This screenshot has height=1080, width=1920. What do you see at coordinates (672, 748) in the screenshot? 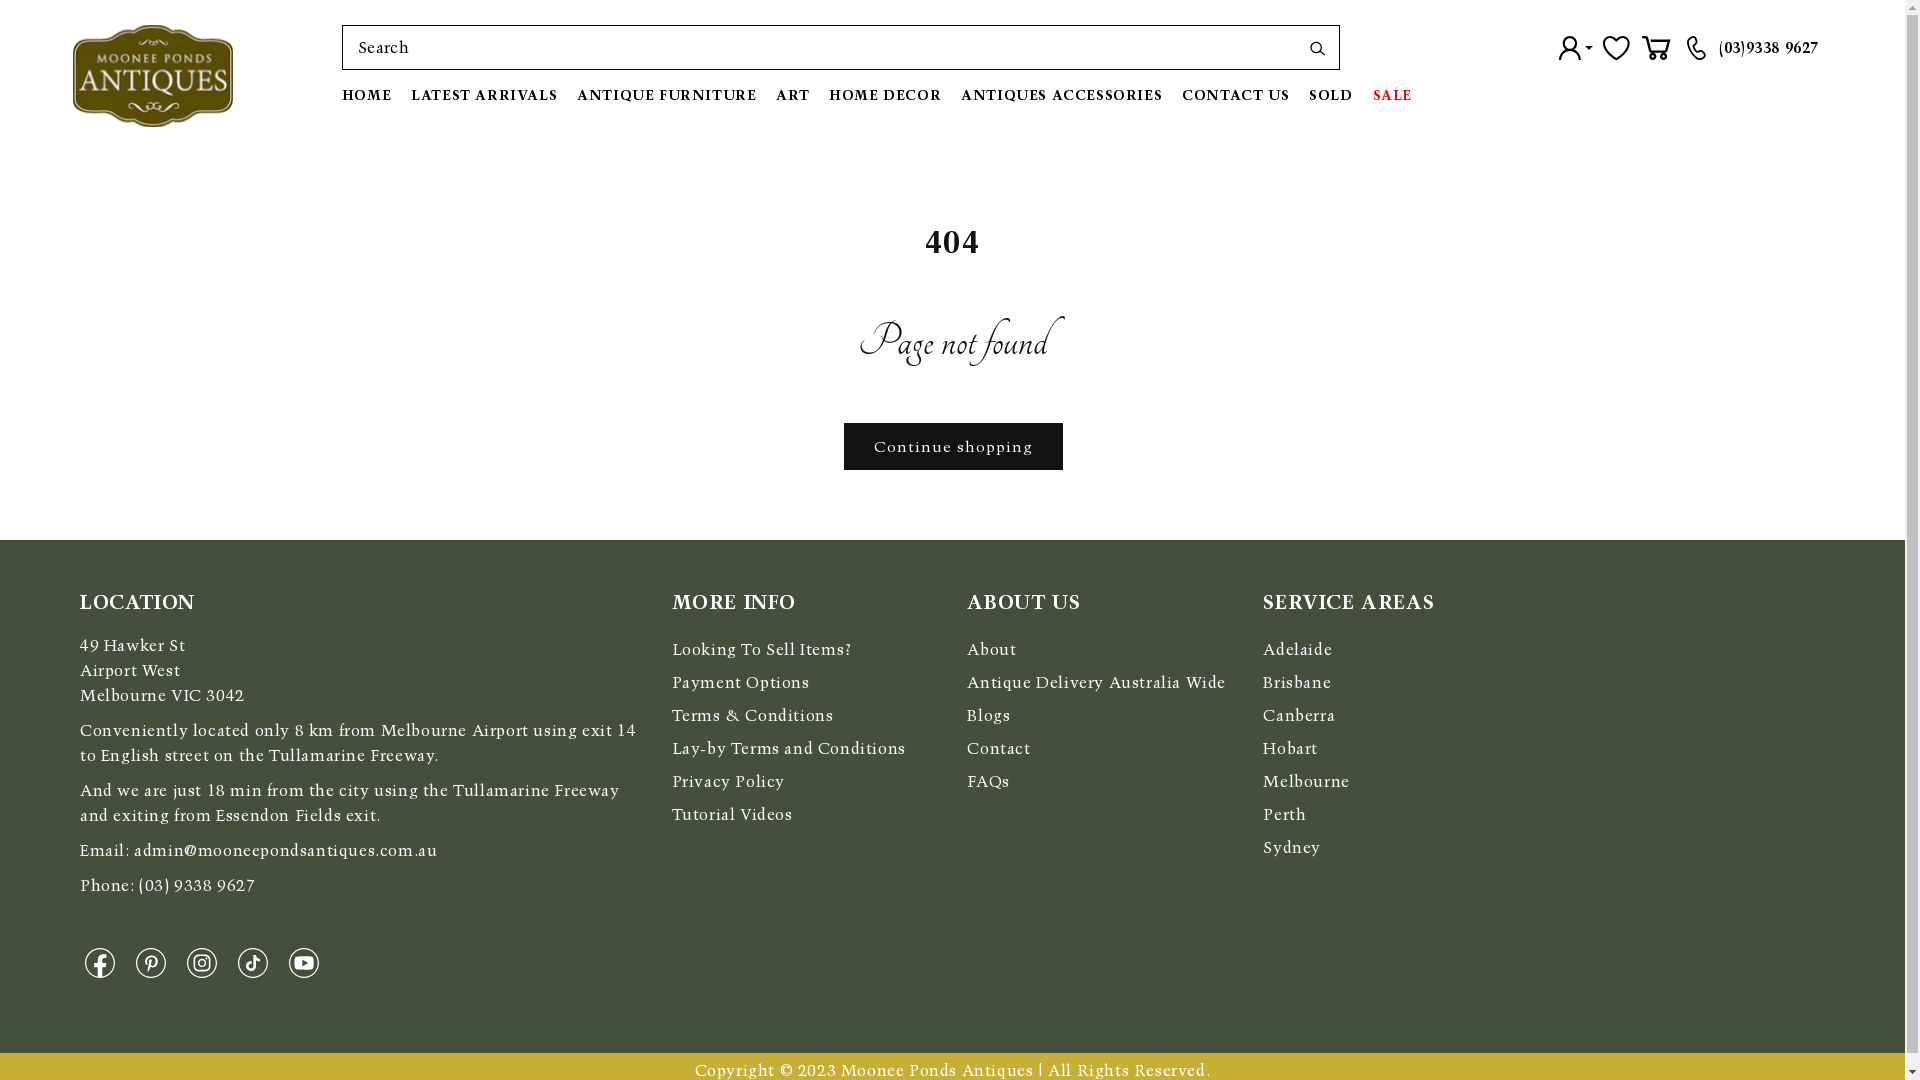
I see `'Lay-by Terms and Conditions'` at bounding box center [672, 748].